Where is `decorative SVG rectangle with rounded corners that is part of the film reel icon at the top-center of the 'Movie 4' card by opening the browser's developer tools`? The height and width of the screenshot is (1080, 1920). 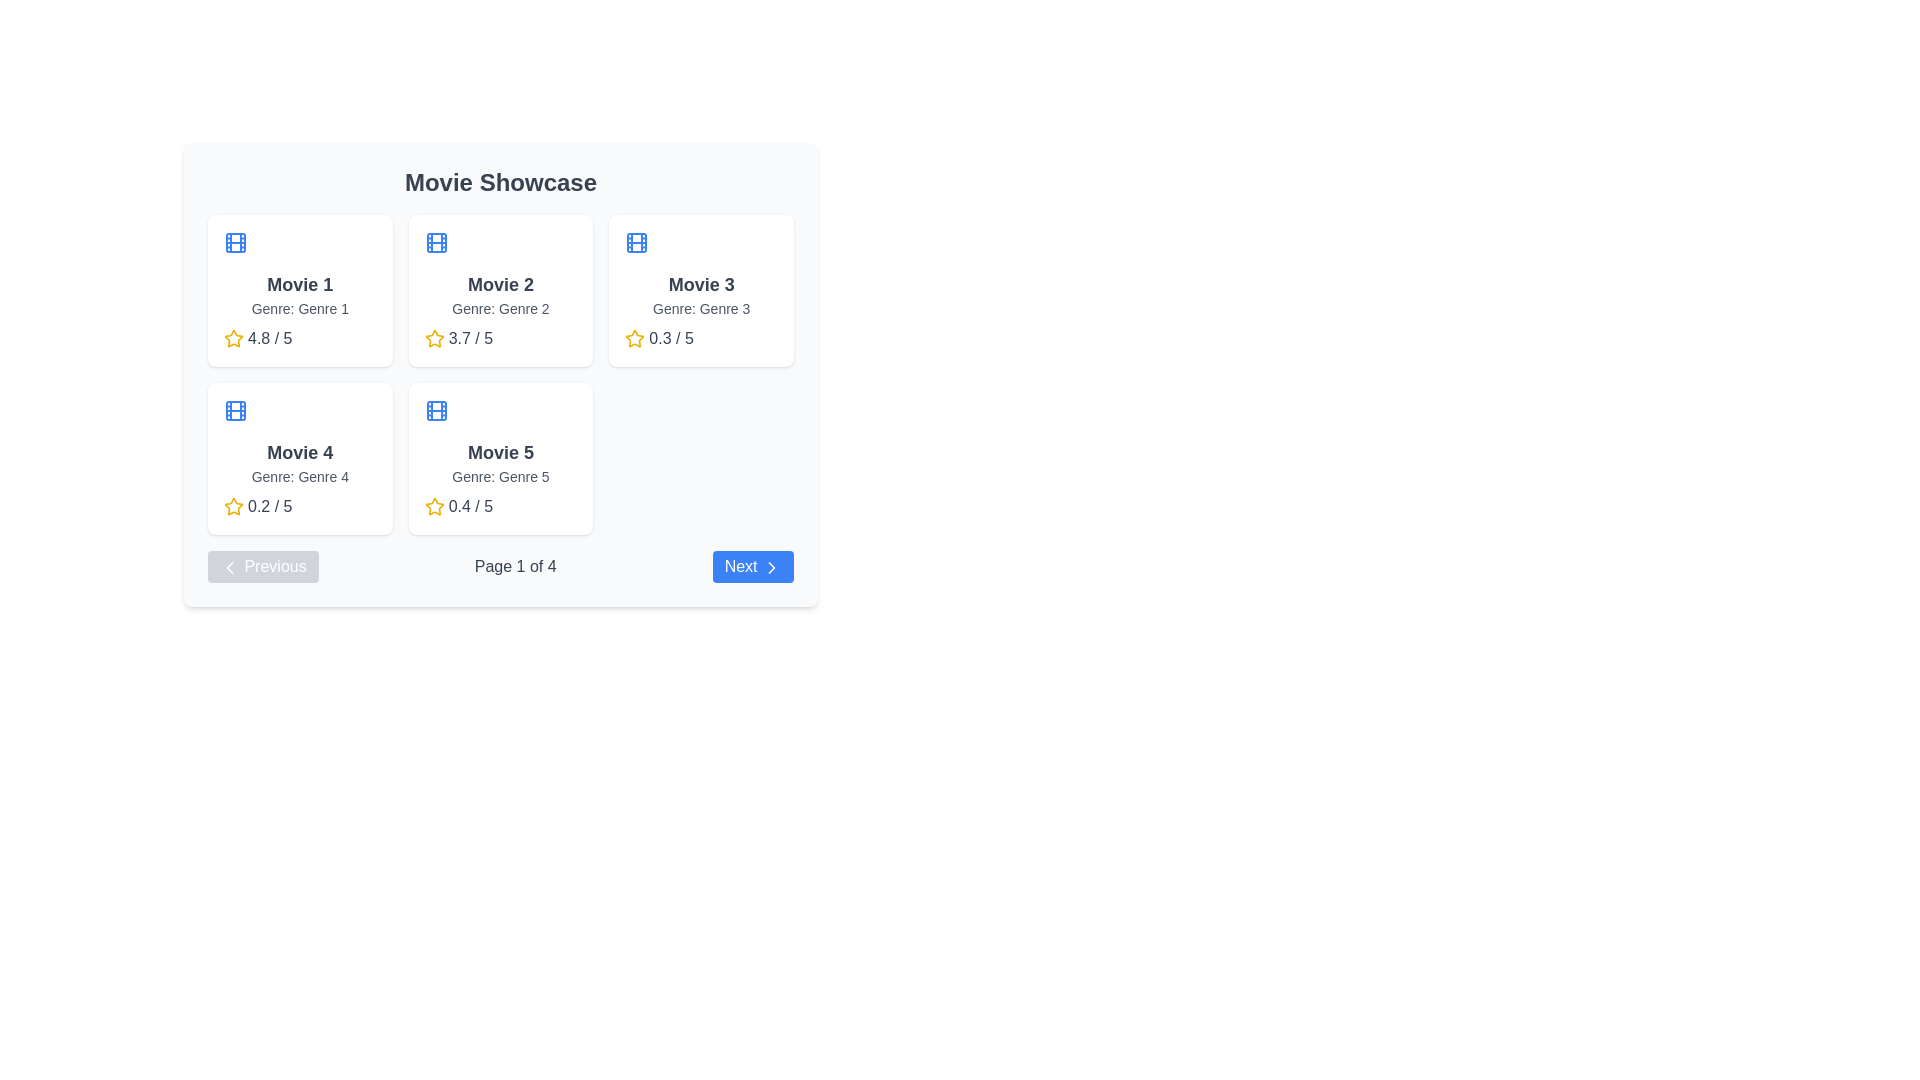 decorative SVG rectangle with rounded corners that is part of the film reel icon at the top-center of the 'Movie 4' card by opening the browser's developer tools is located at coordinates (235, 410).